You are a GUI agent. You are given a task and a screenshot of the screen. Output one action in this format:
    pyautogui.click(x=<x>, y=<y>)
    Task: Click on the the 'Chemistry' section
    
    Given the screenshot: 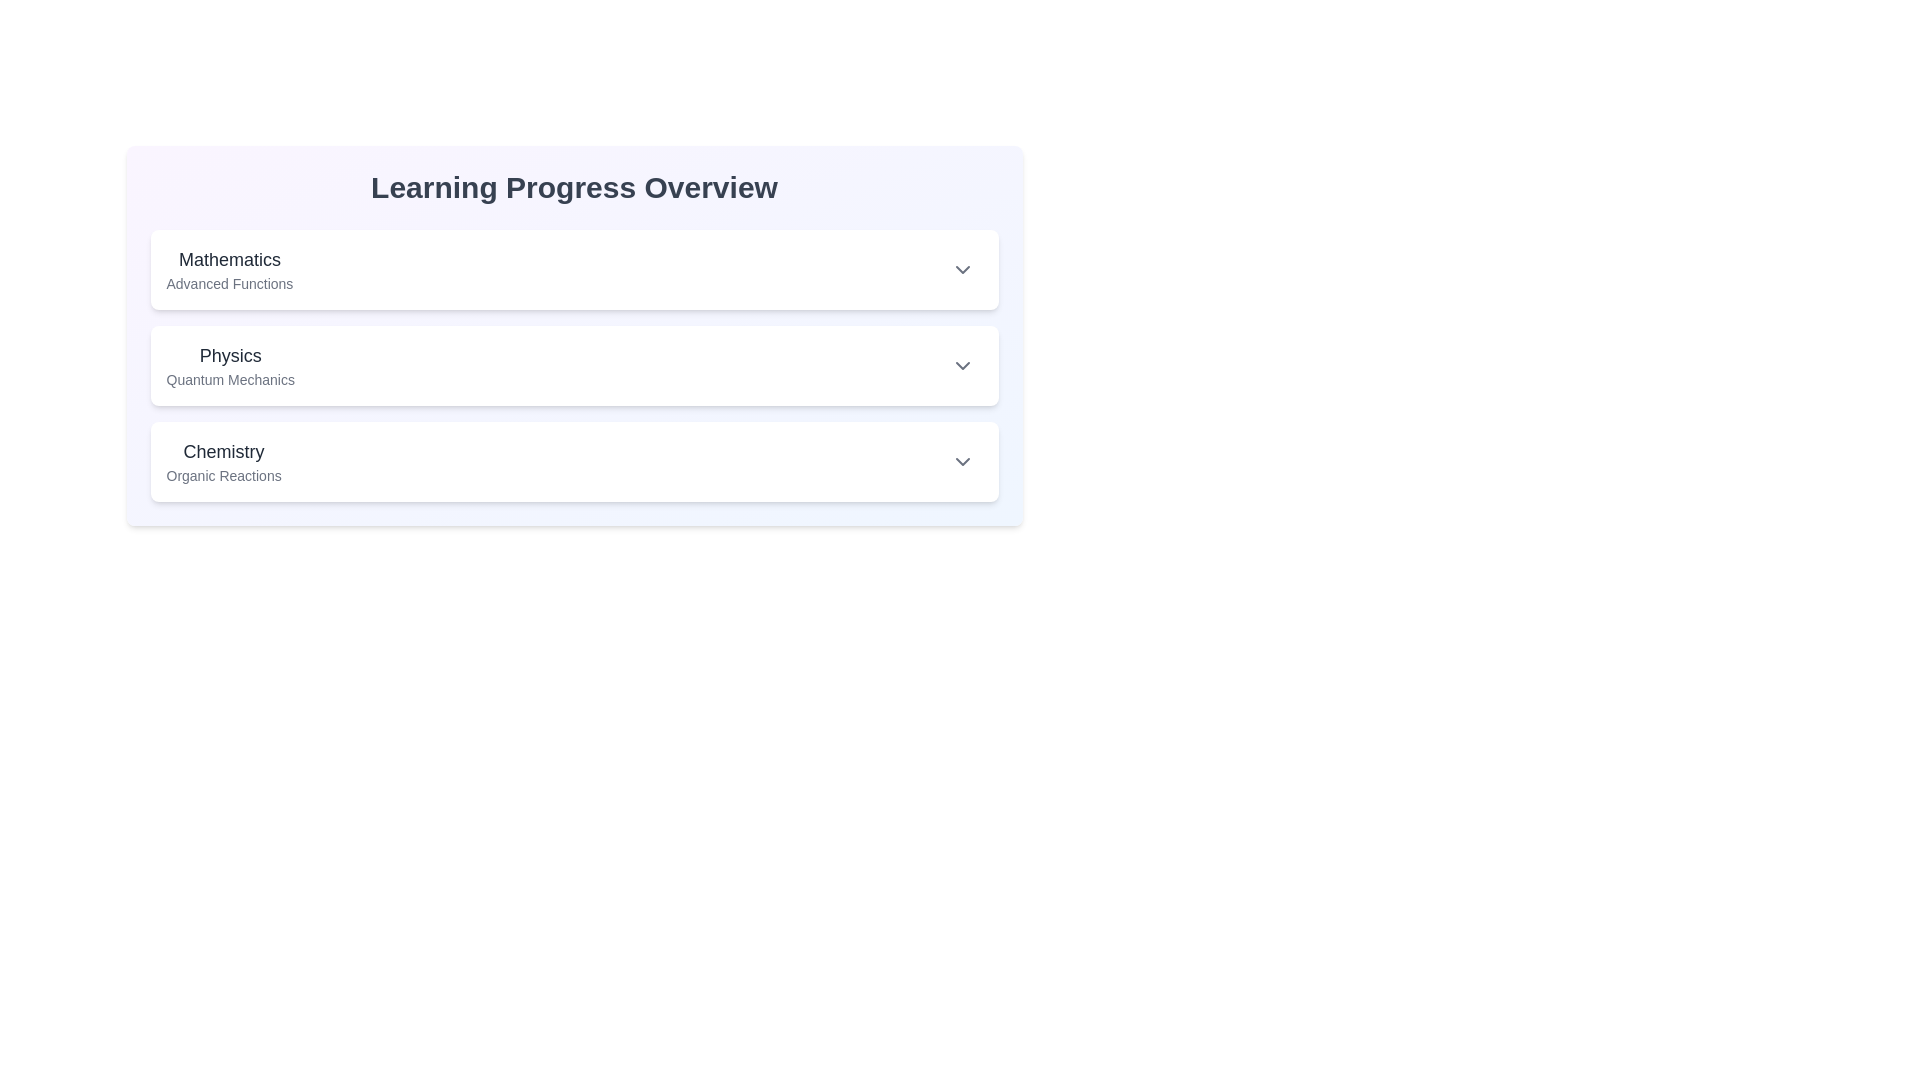 What is the action you would take?
    pyautogui.click(x=224, y=451)
    